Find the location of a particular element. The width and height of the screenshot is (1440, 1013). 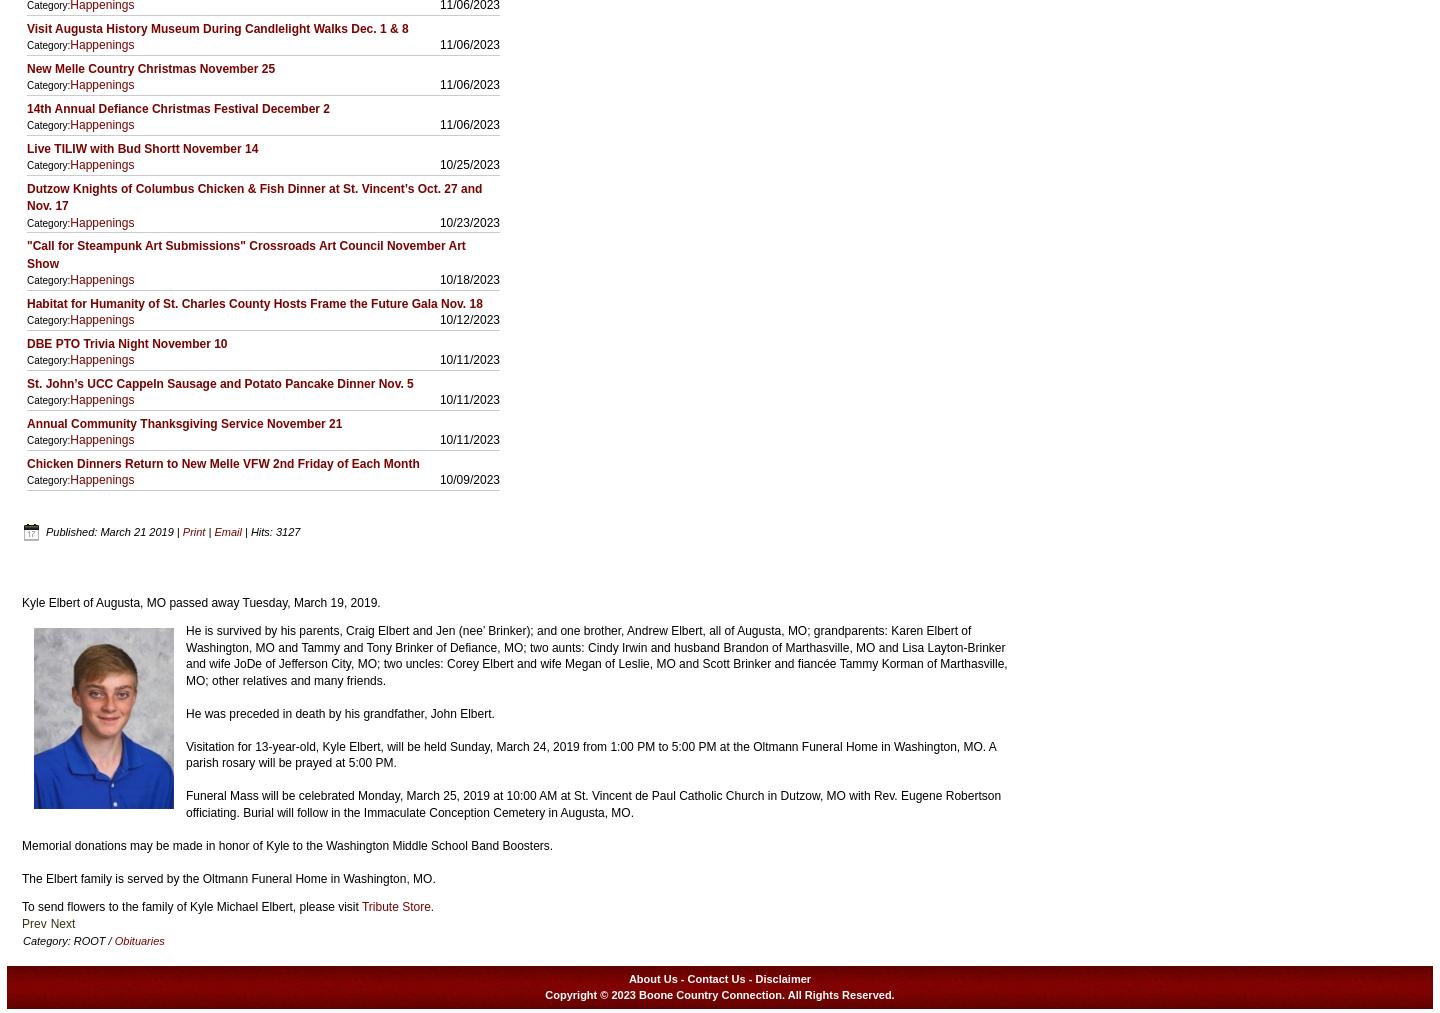

'Copyright © 2023 Boone Country Connection. All Rights Reserved.' is located at coordinates (545, 994).